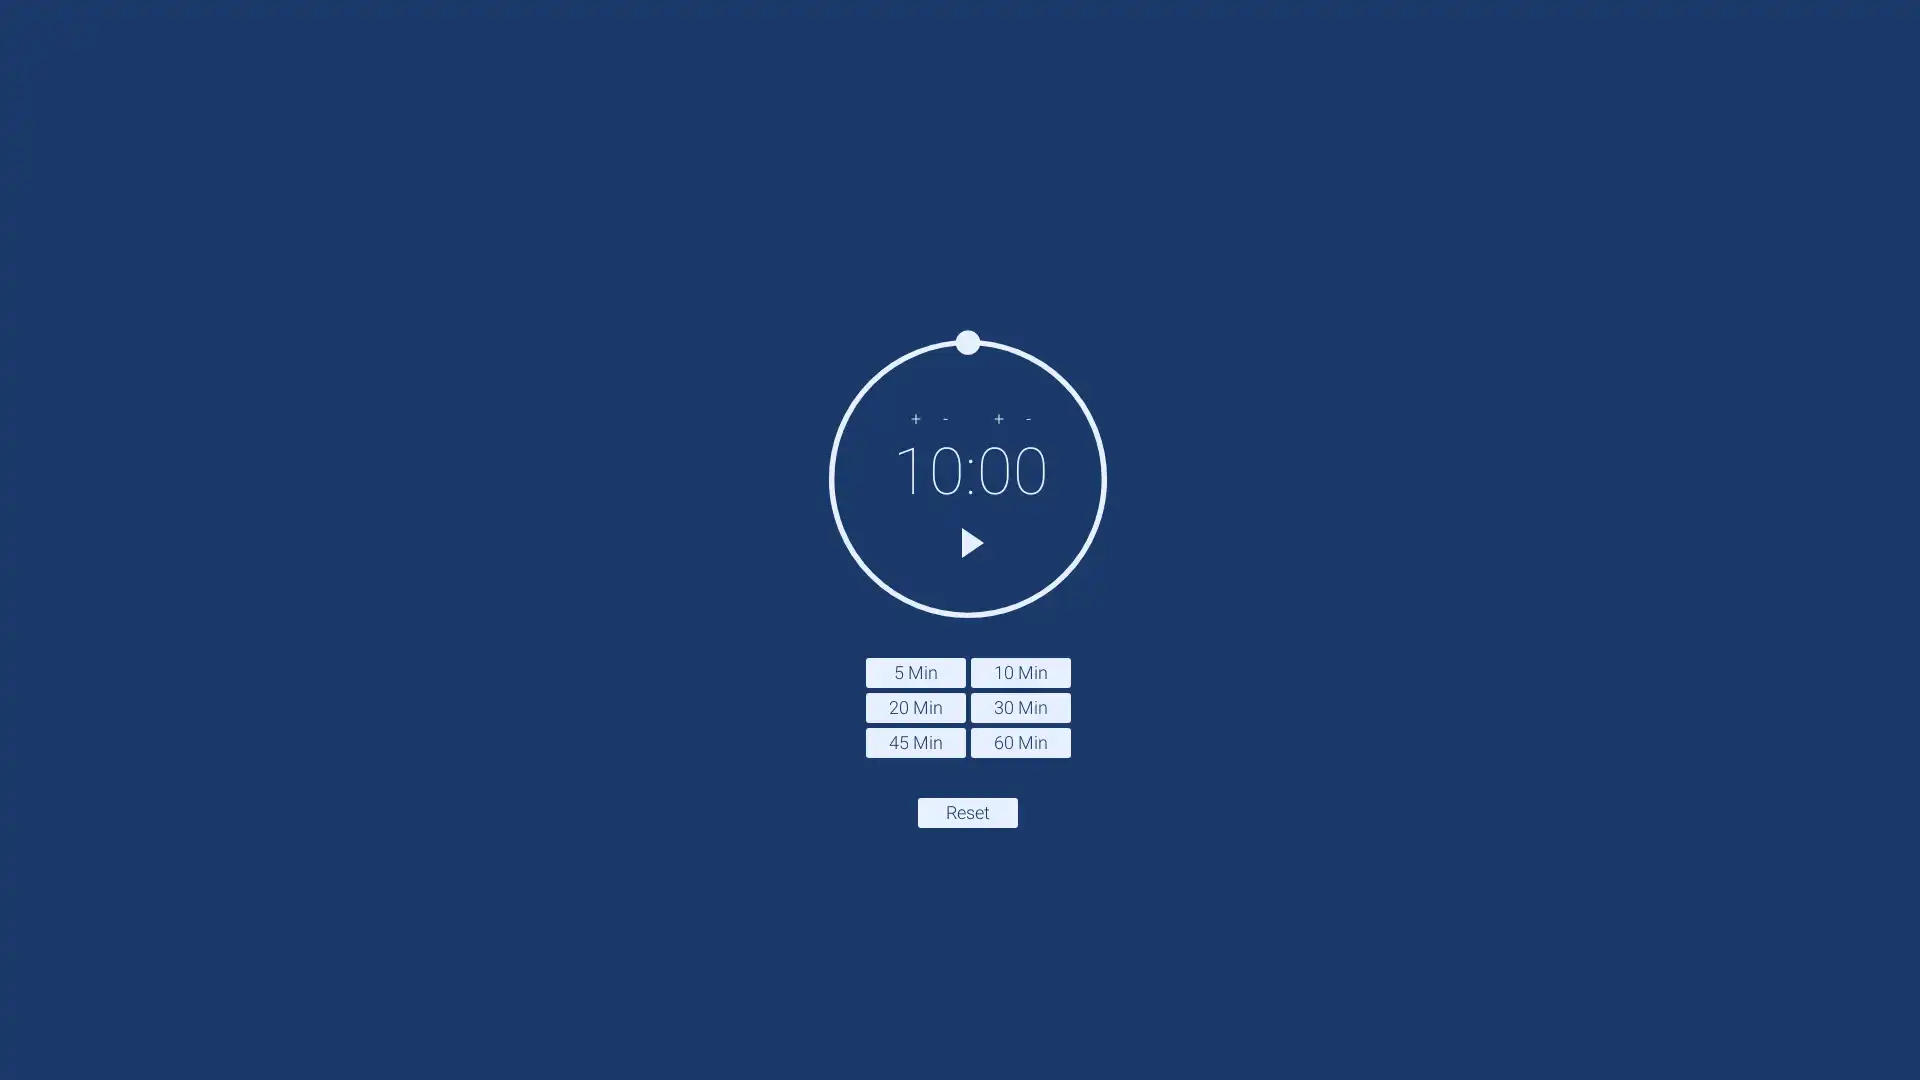 This screenshot has width=1920, height=1080. I want to click on 45 Min, so click(914, 741).